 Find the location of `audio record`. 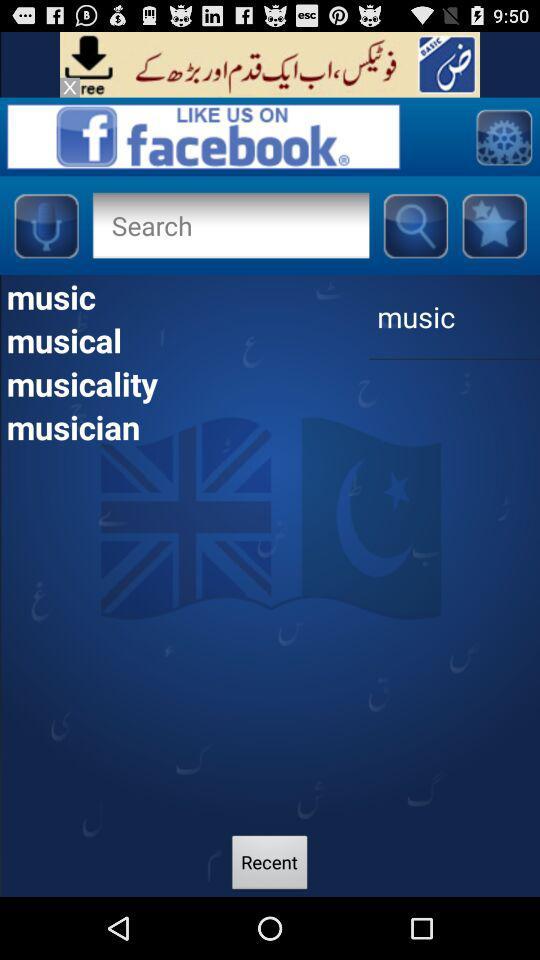

audio record is located at coordinates (45, 225).